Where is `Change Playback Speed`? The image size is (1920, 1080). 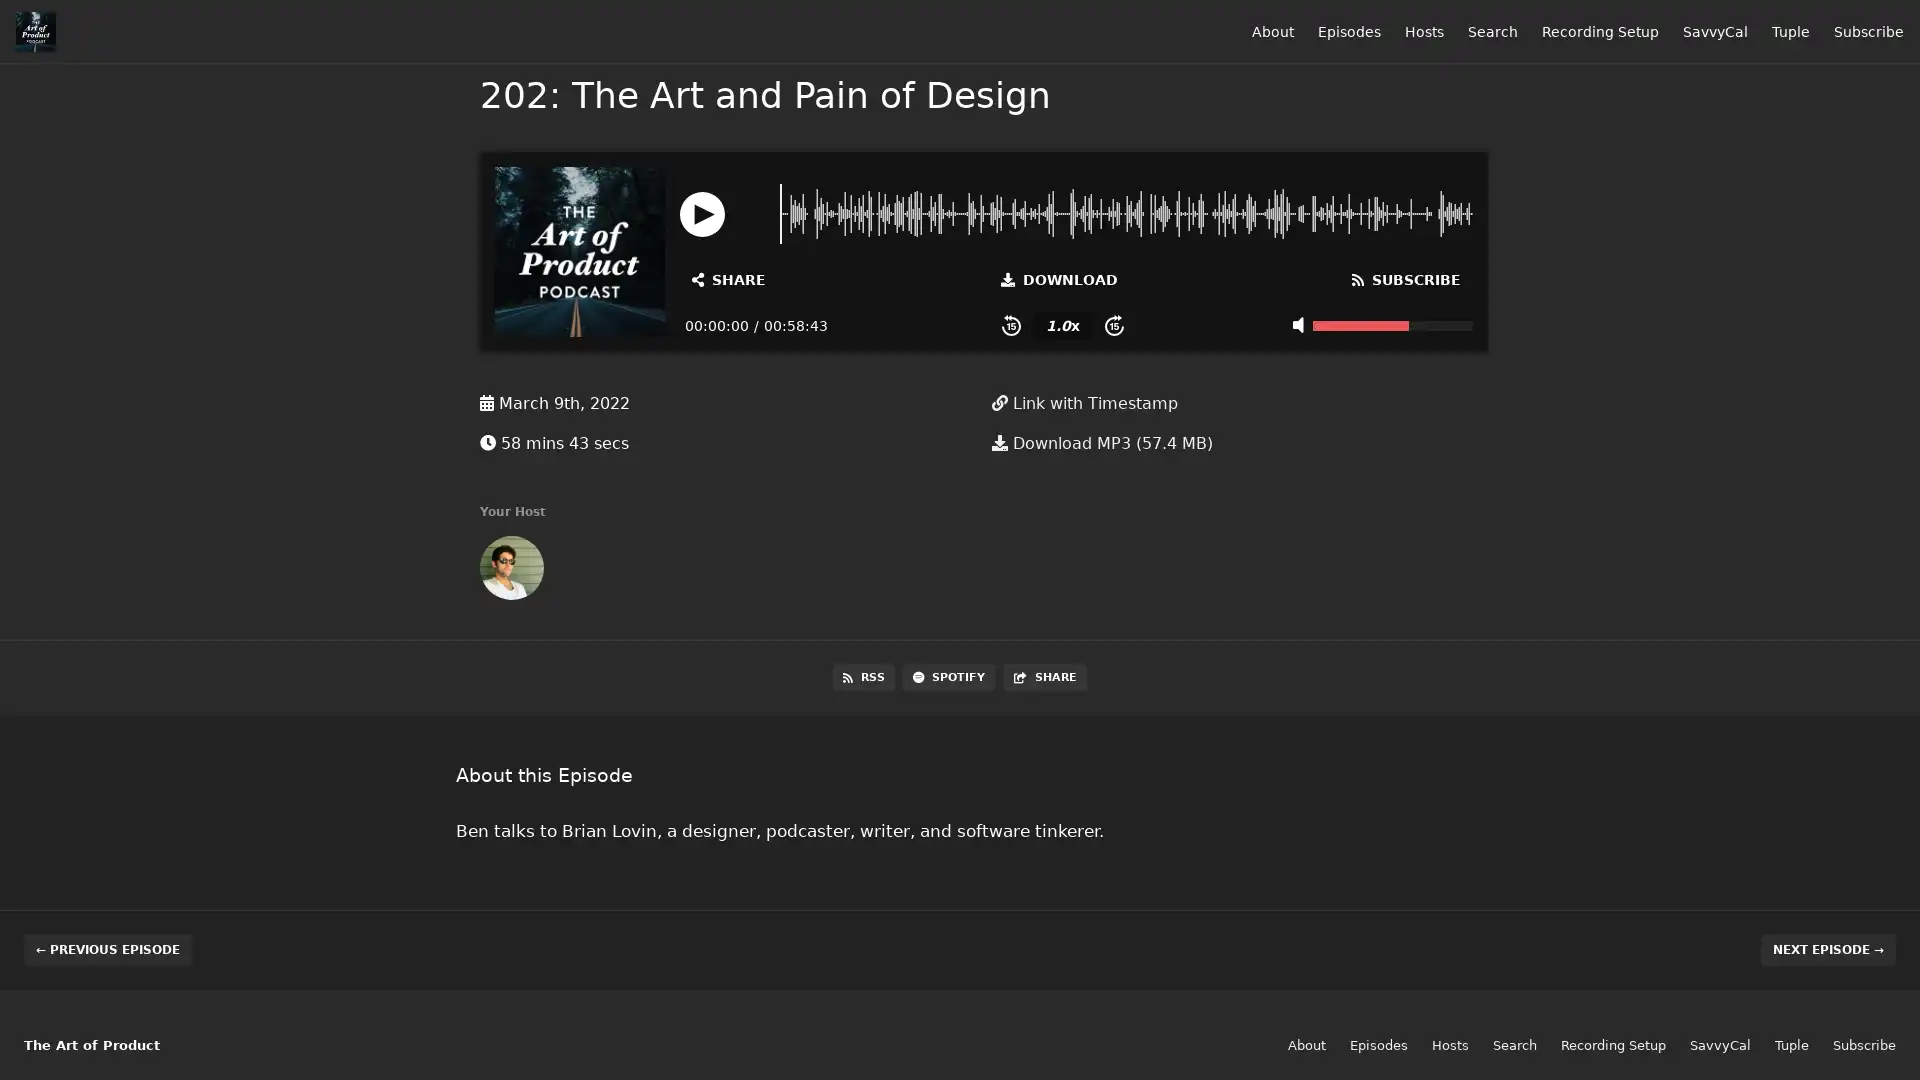
Change Playback Speed is located at coordinates (1061, 323).